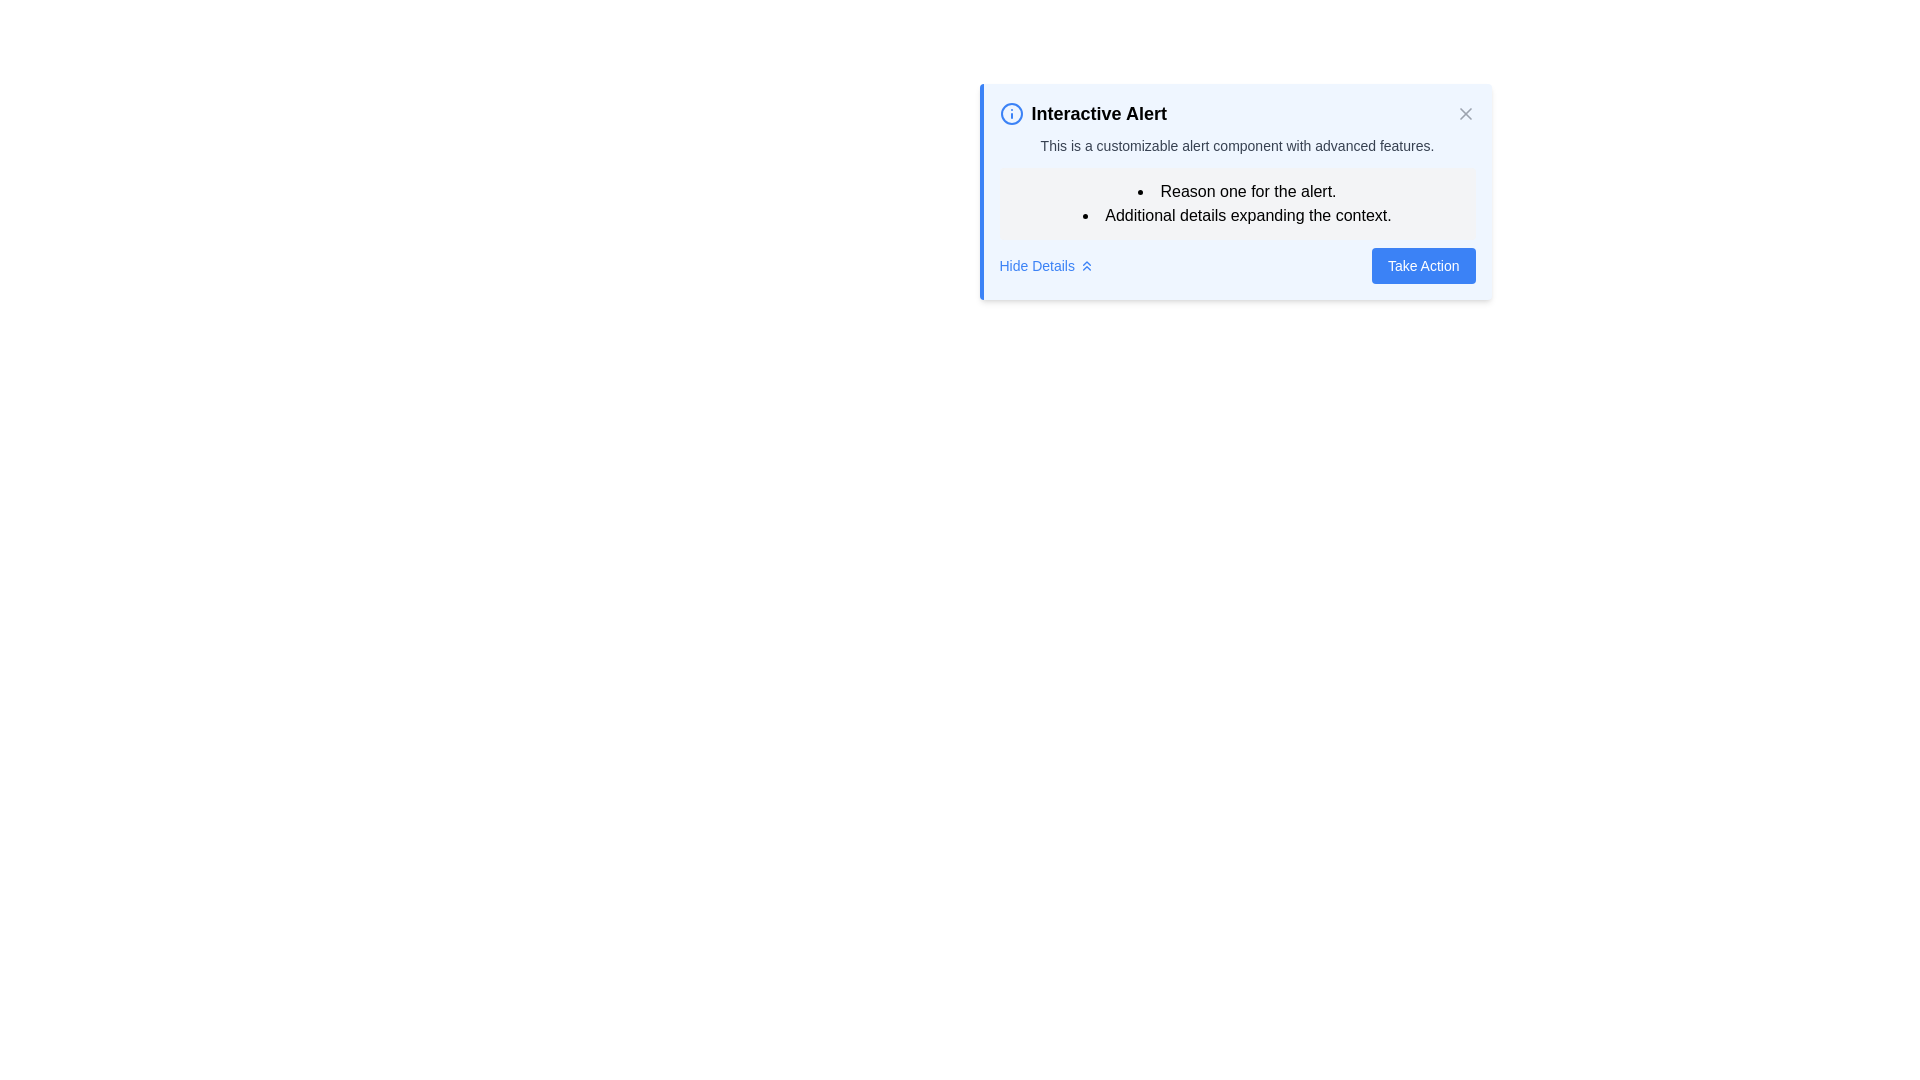 This screenshot has height=1080, width=1920. Describe the element at coordinates (1236, 192) in the screenshot. I see `text content of the first bulleted list item, which states 'Reason one for the alert.' located in a light blue notification box below the title 'Interactive Alert'` at that location.